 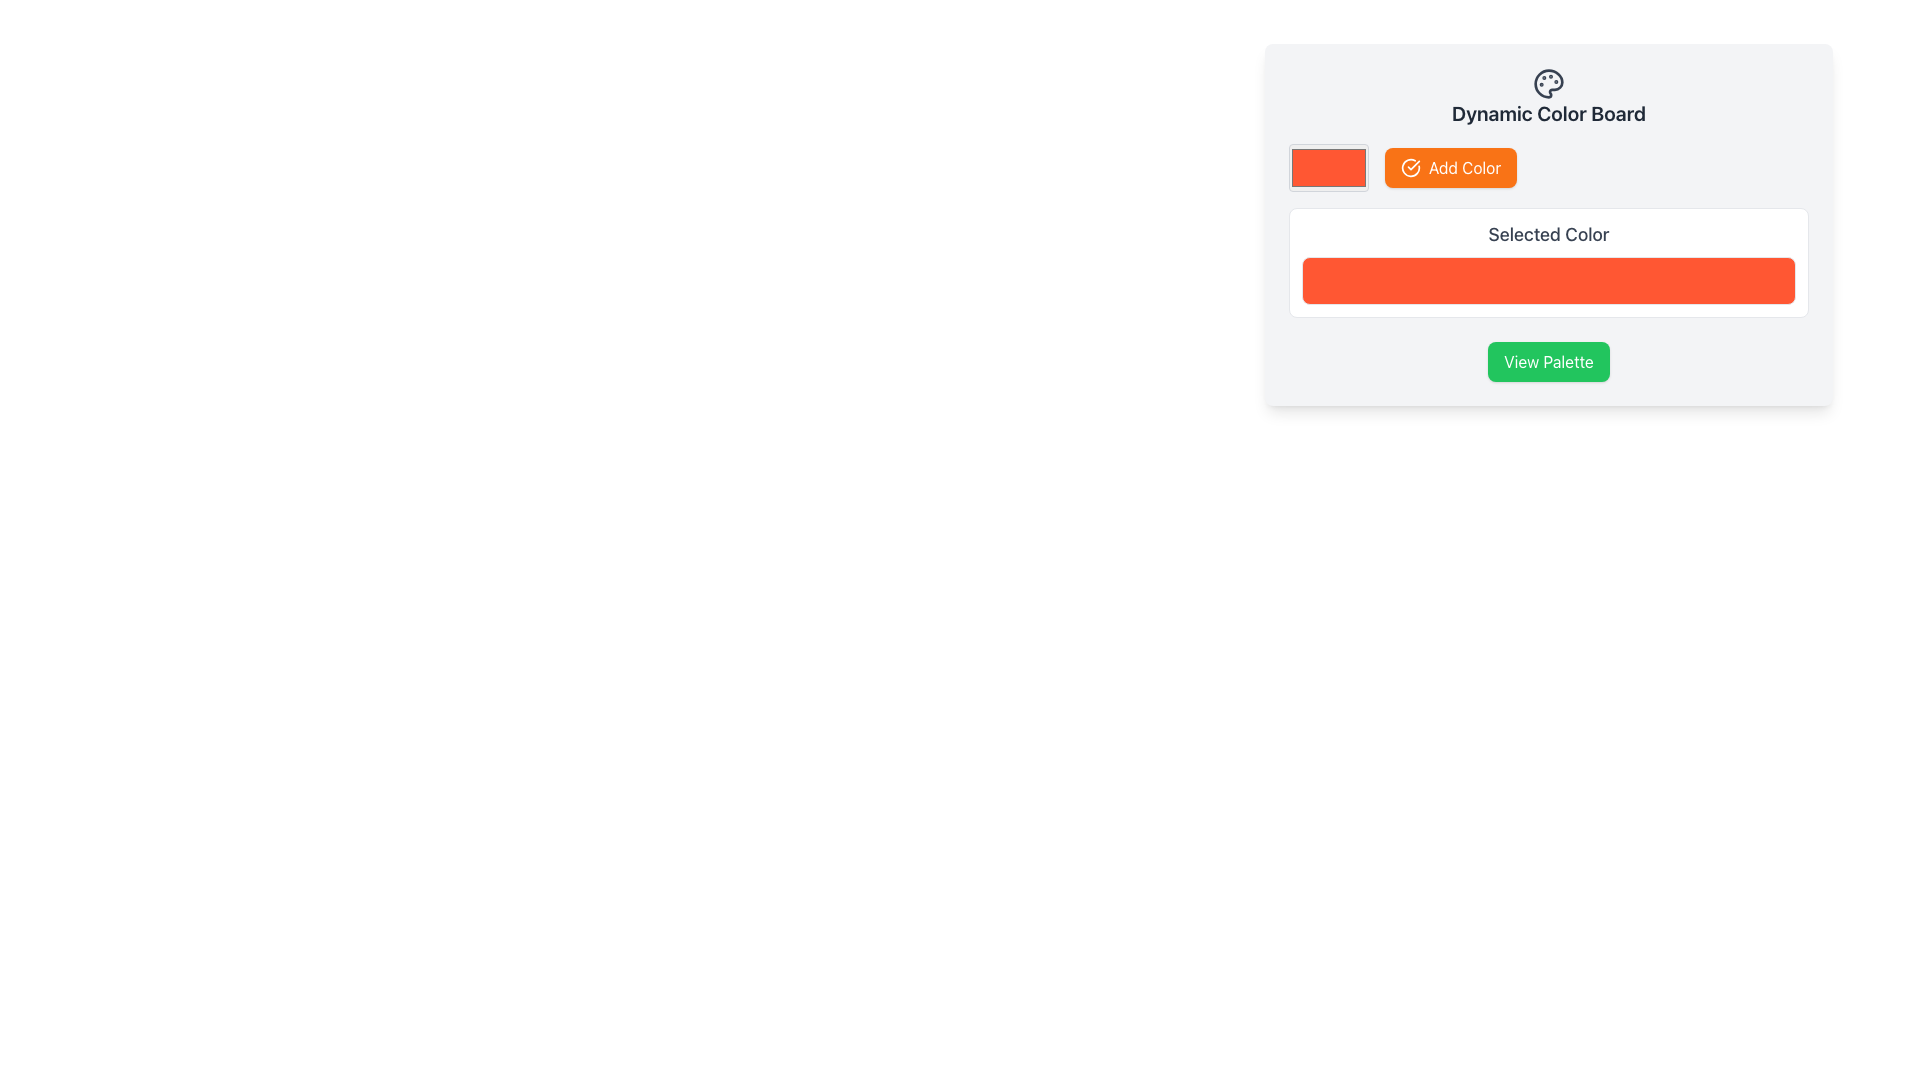 I want to click on the text label displaying 'Selected Color' in a large gray font, located centrally above the colored rectangle, so click(x=1548, y=234).